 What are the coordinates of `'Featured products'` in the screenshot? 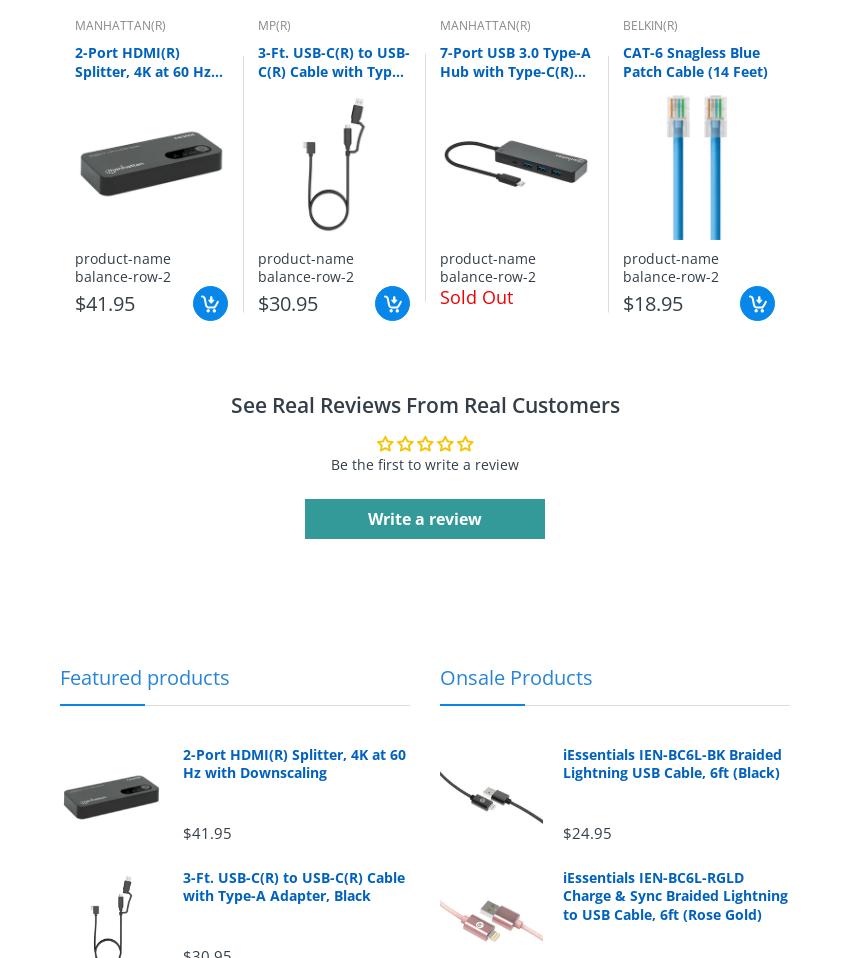 It's located at (145, 675).